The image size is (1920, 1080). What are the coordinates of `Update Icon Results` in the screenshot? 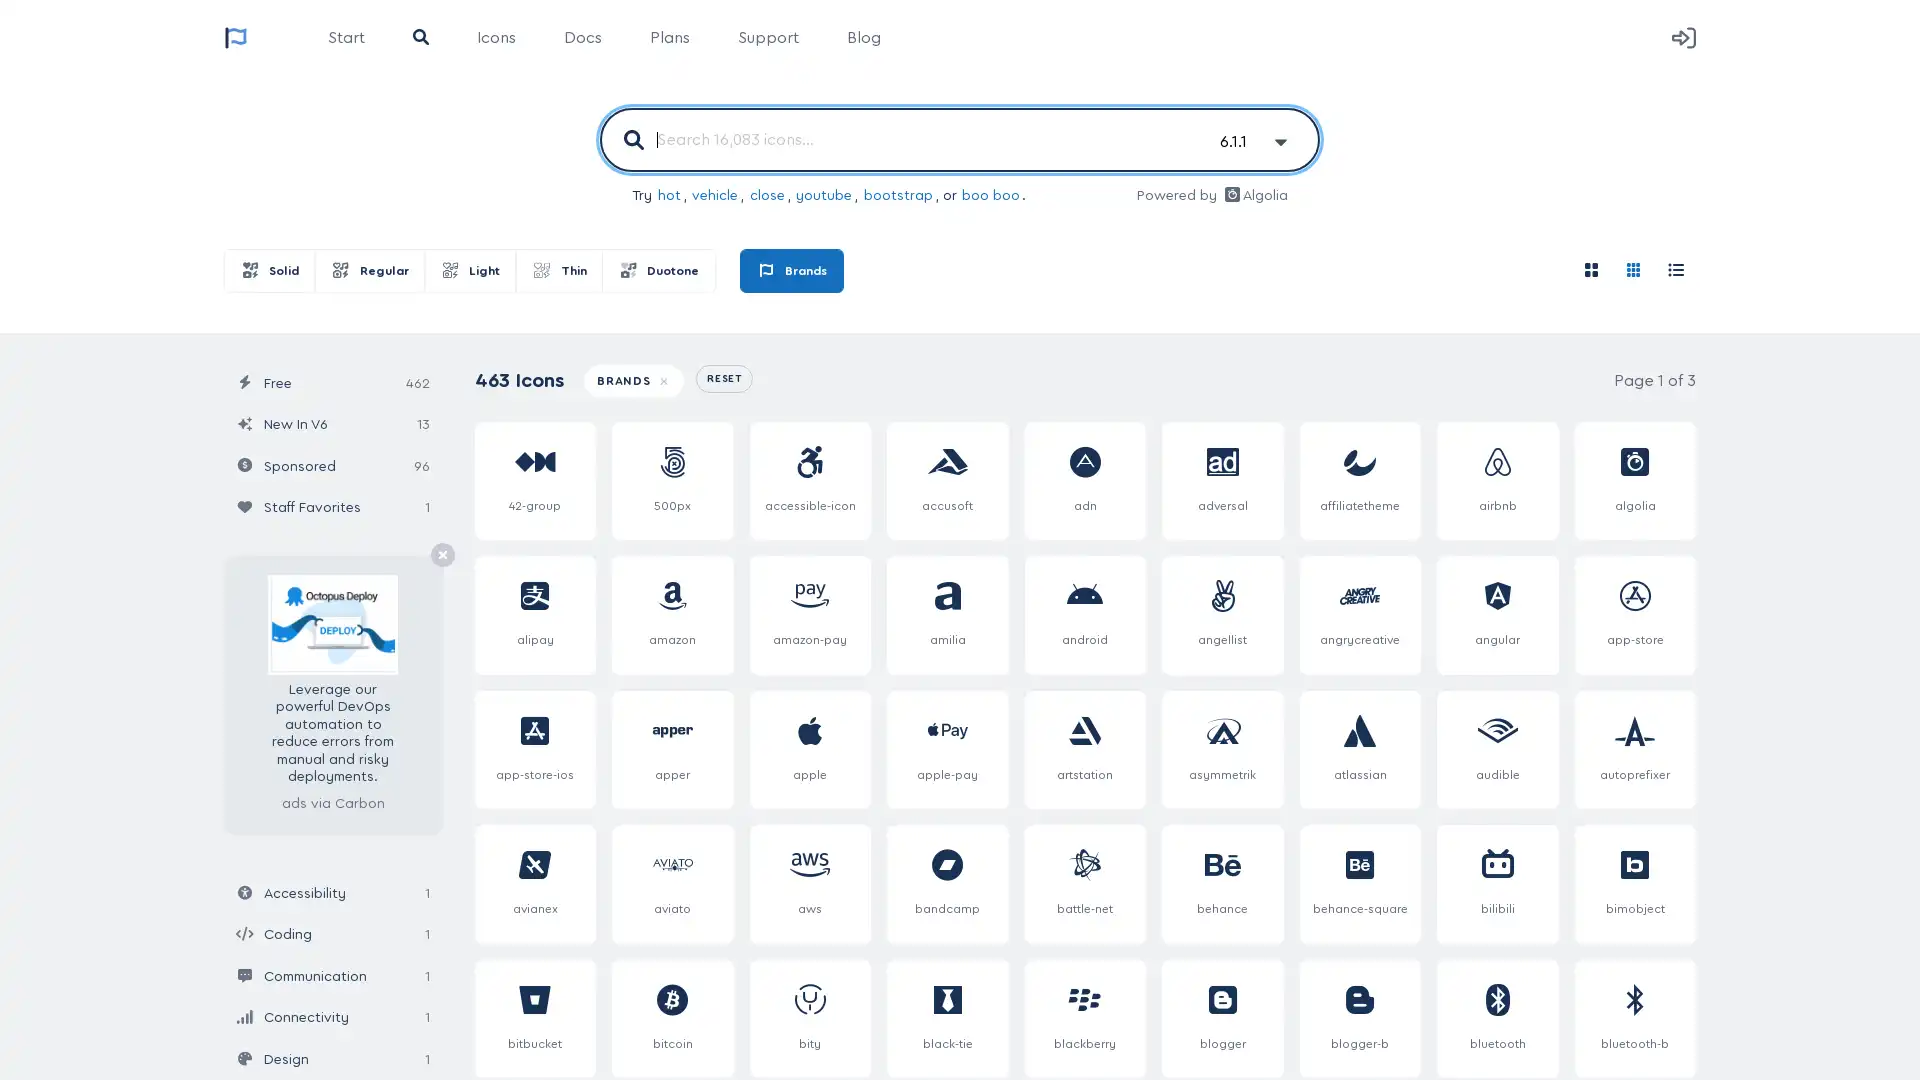 It's located at (224, 390).